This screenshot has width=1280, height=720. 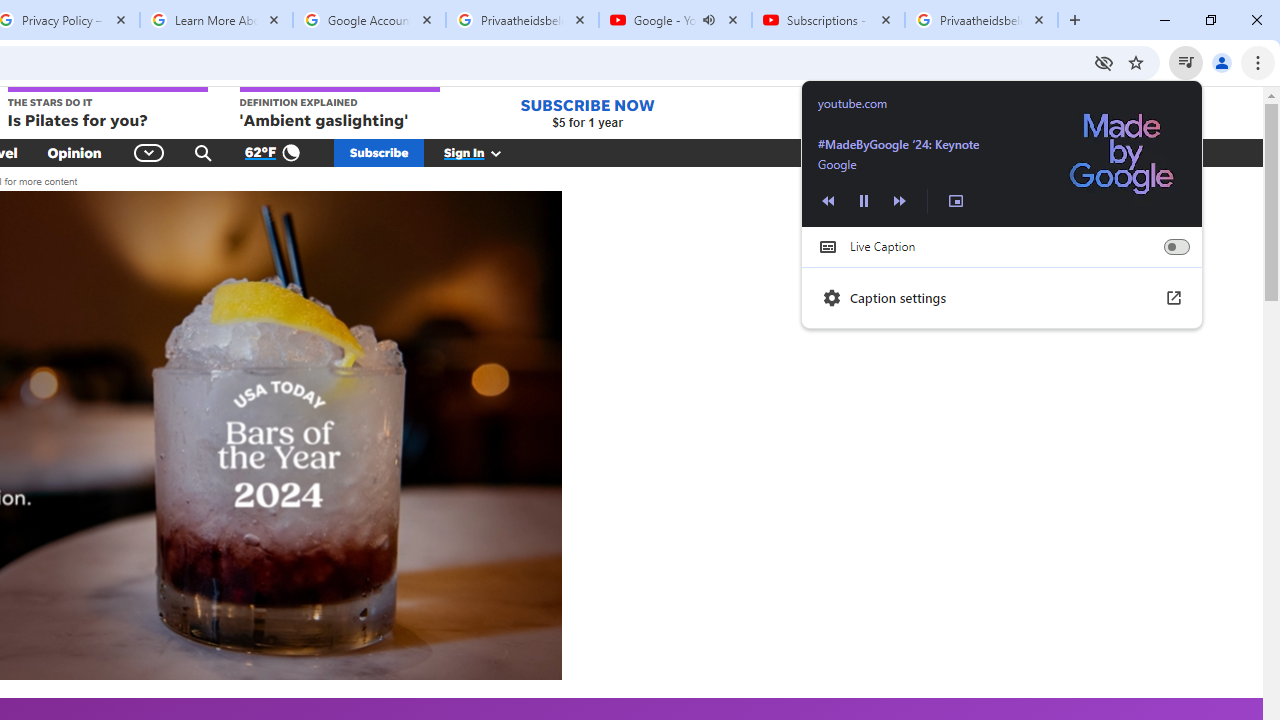 What do you see at coordinates (1002, 152) in the screenshot?
I see `'Back to tab'` at bounding box center [1002, 152].